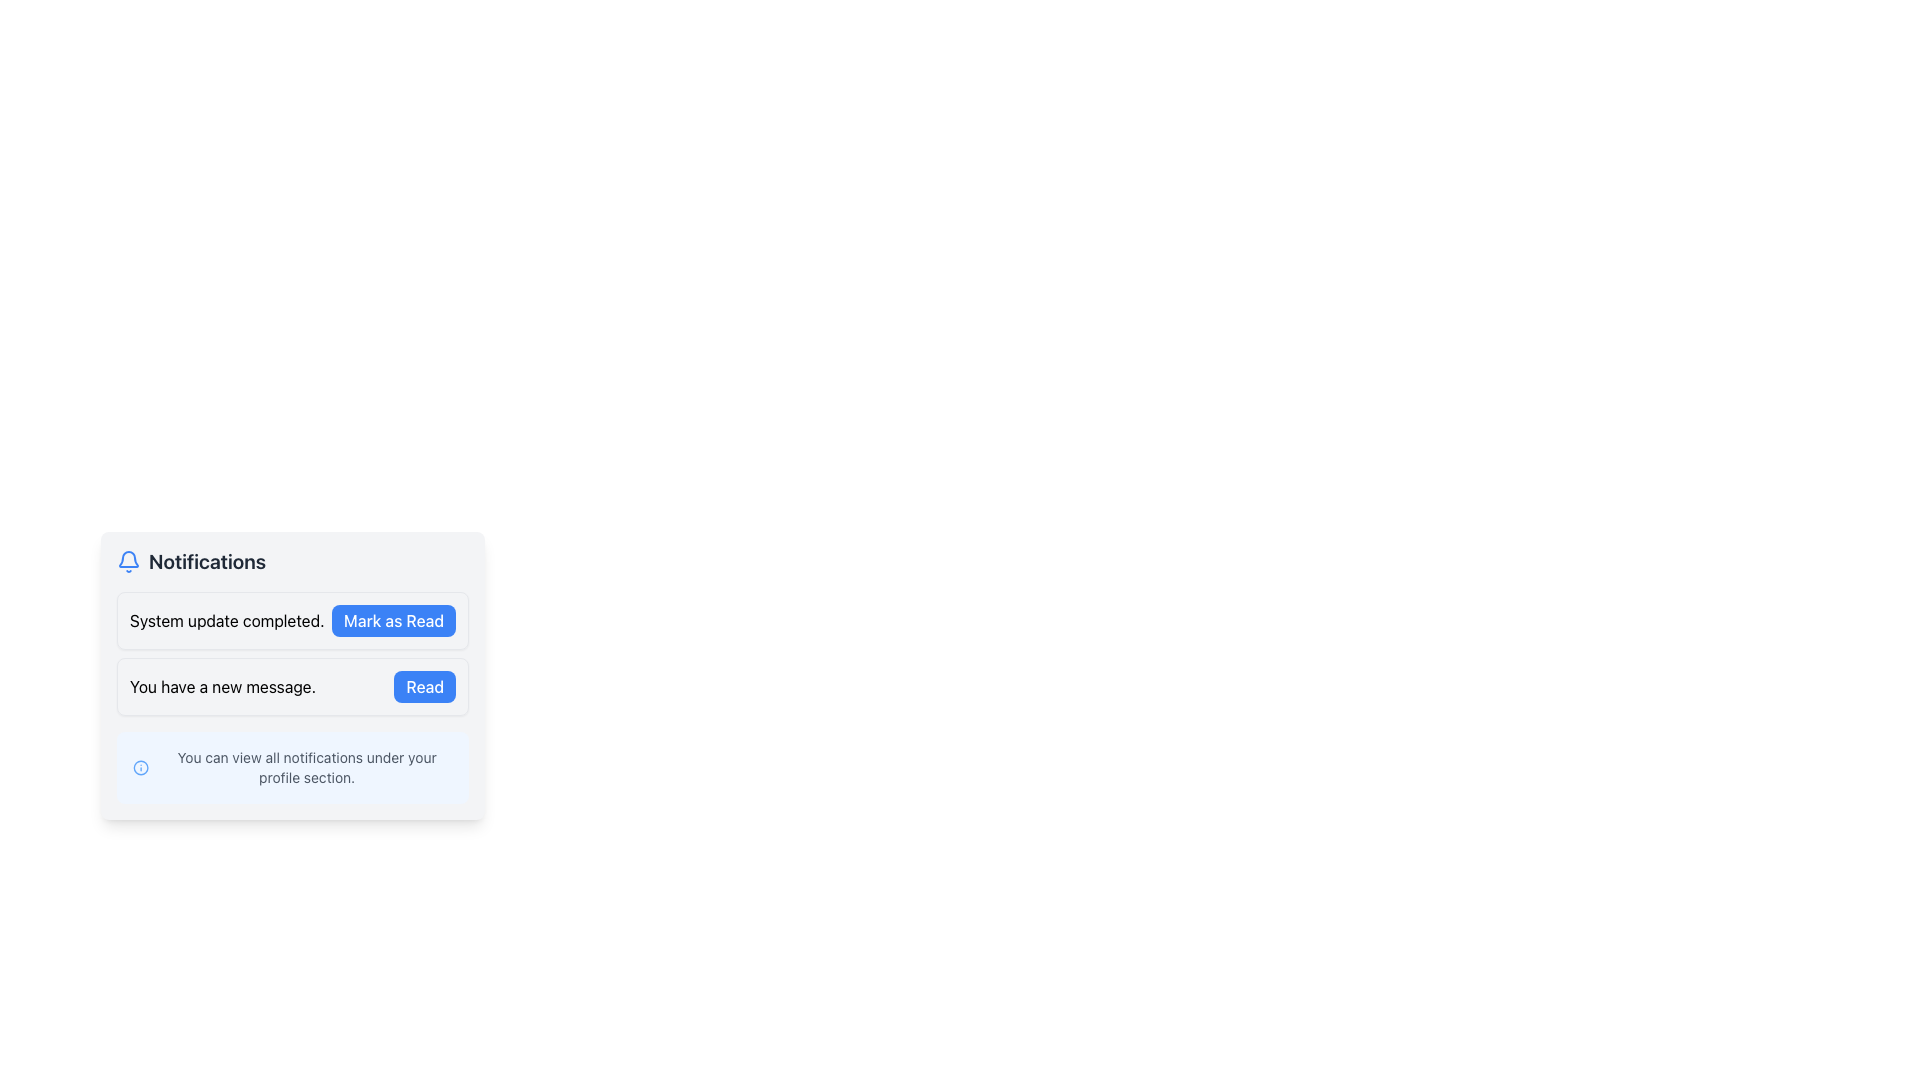  What do you see at coordinates (227, 620) in the screenshot?
I see `text displayed in the Text Label indicating that a system update has been completed, which is located in the first notification block below the 'Notifications' title and next to the 'Mark as Read' button` at bounding box center [227, 620].